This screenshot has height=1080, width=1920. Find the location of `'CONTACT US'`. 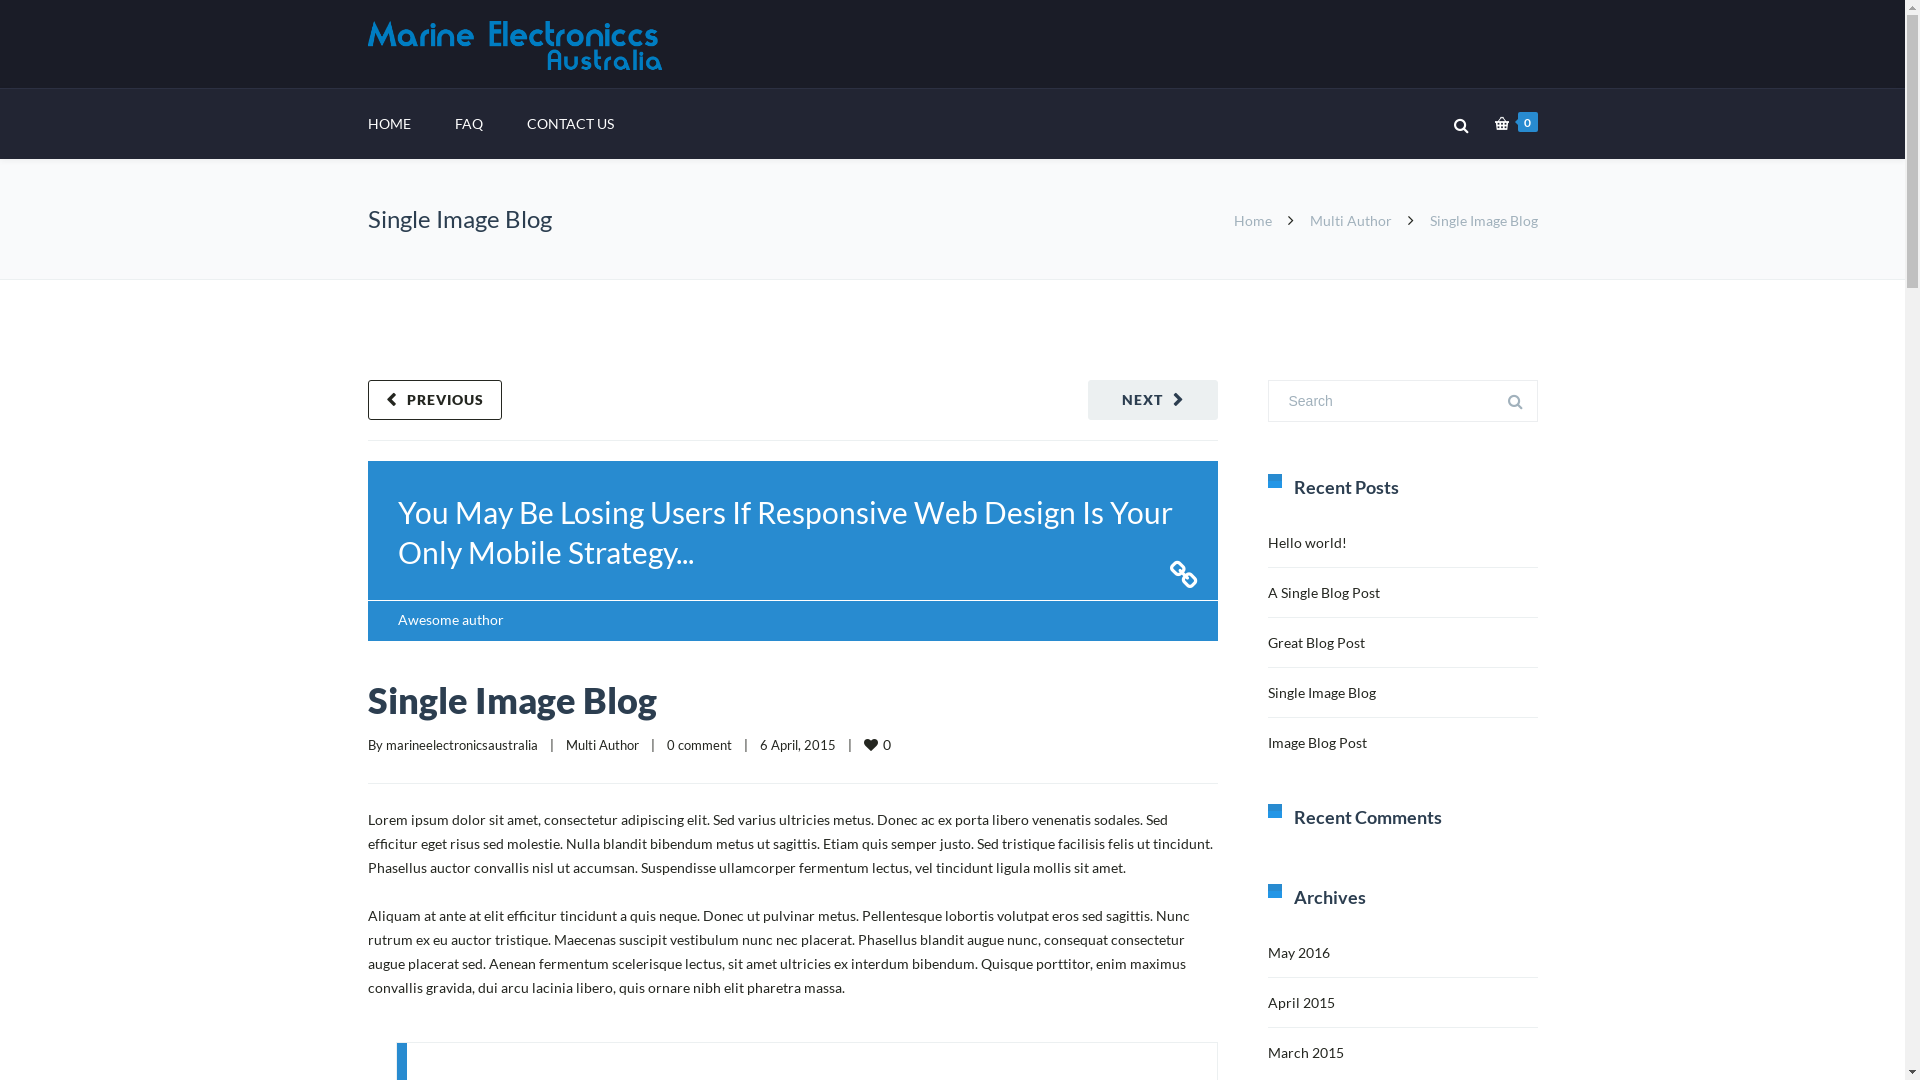

'CONTACT US' is located at coordinates (568, 123).